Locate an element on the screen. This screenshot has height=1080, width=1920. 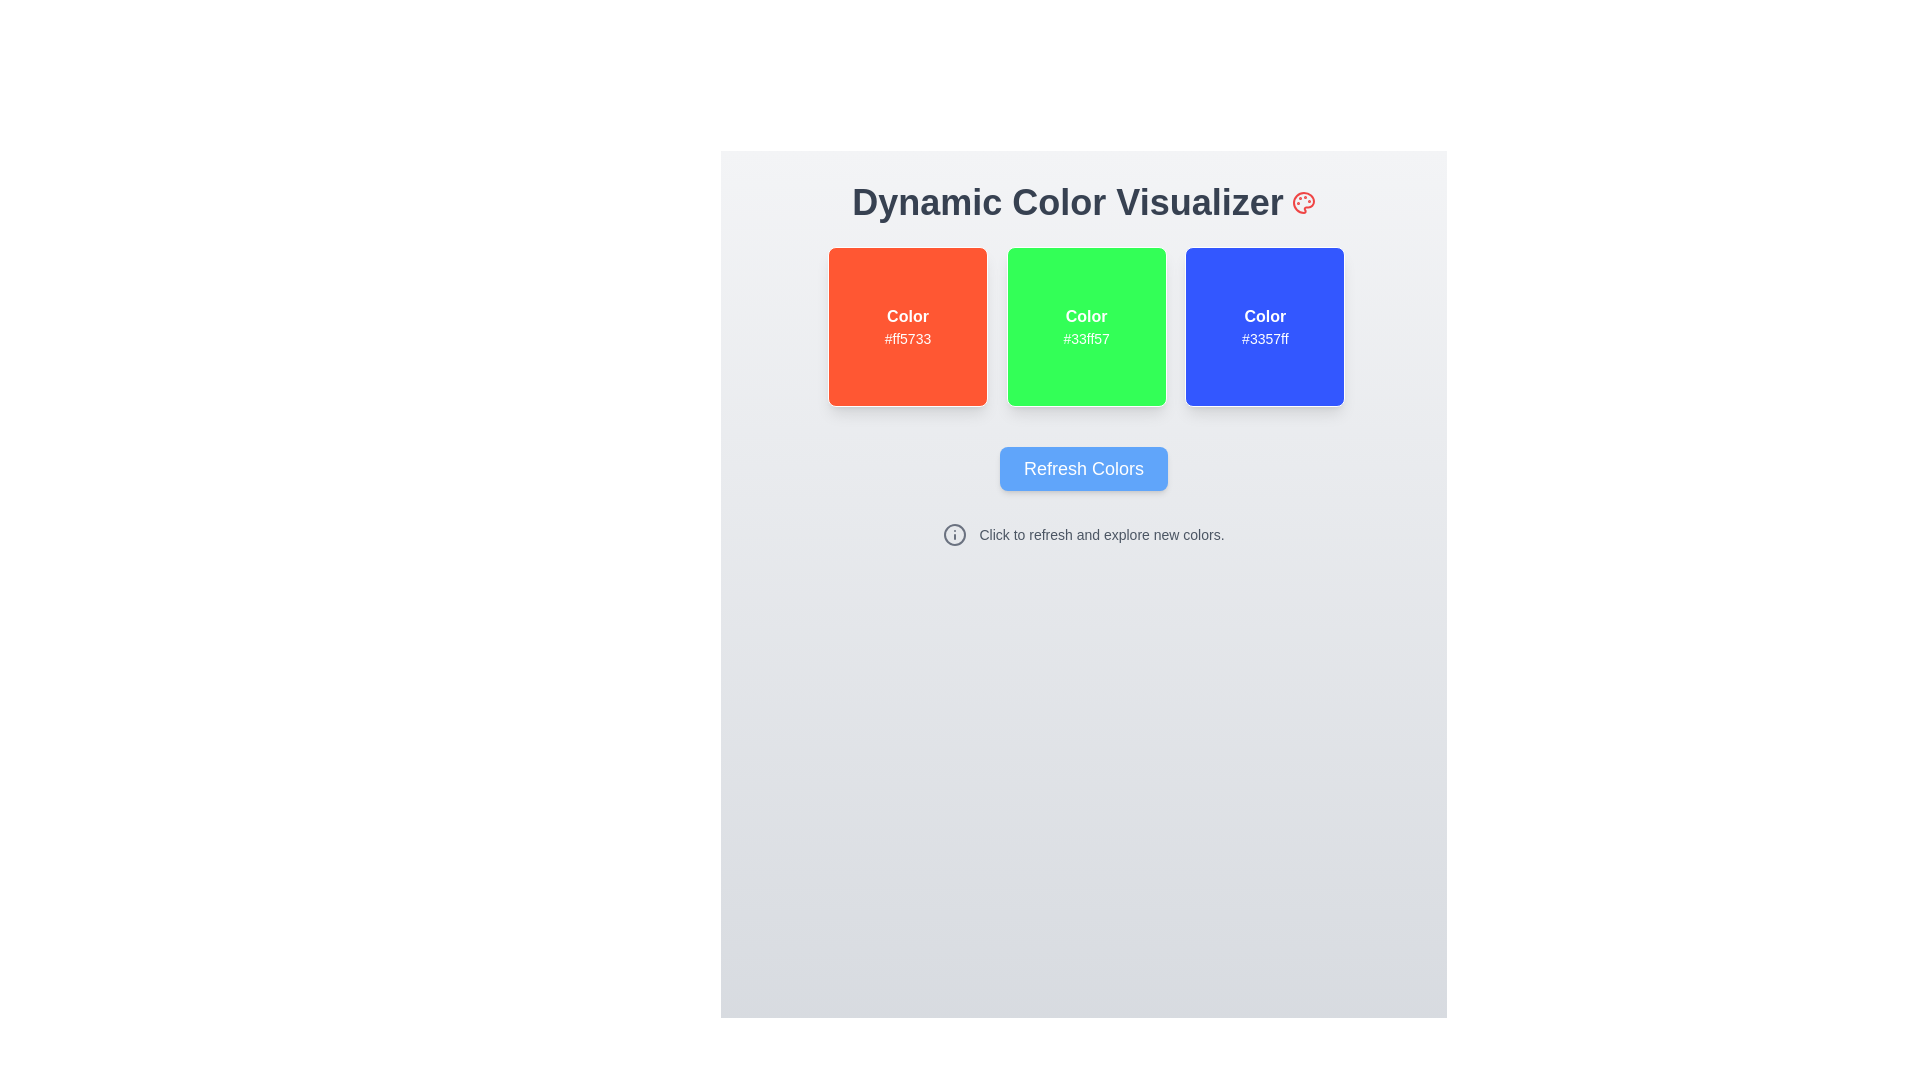
the Static Text element displaying the RGB color code, which is located slightly below the centered text 'Color' in the first of three horizontal rectangles at the top-center of the page is located at coordinates (906, 338).